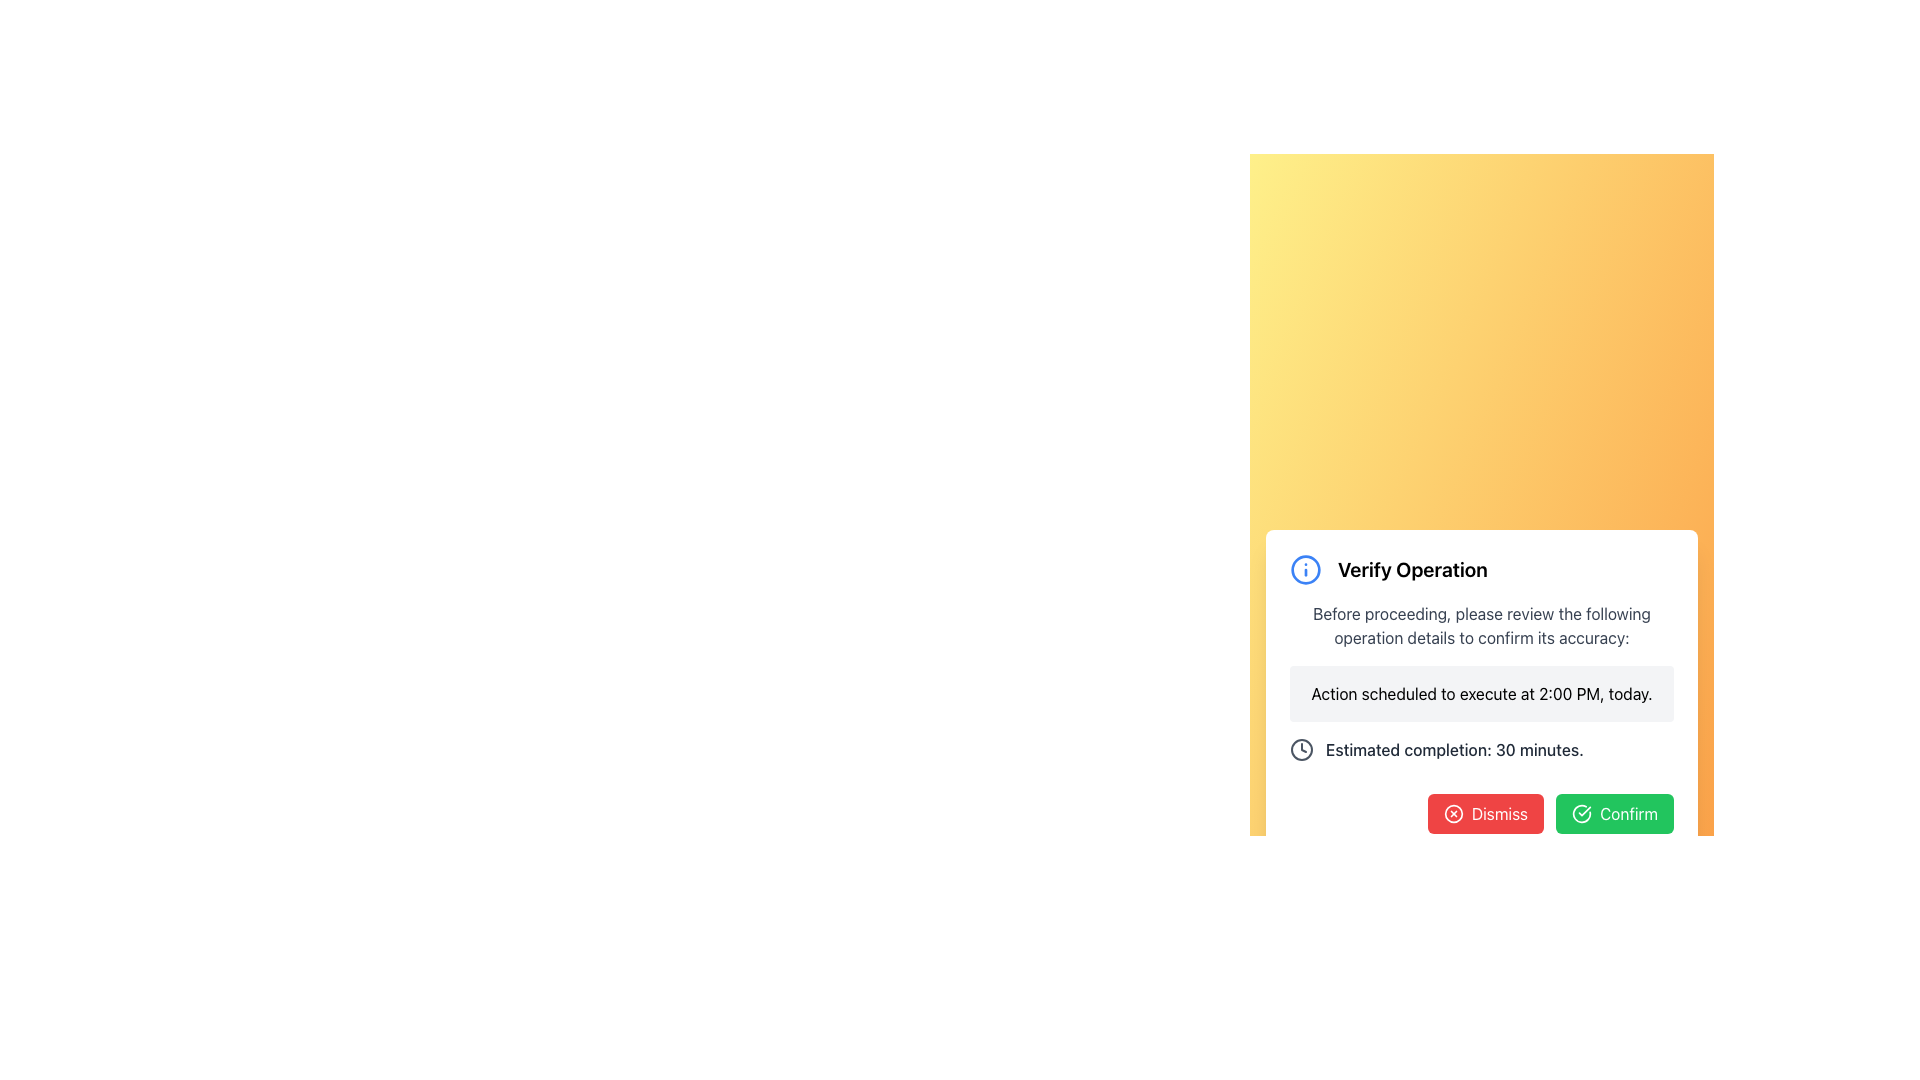 This screenshot has height=1080, width=1920. I want to click on the confirmation icon located within the 'Confirm' button at the bottom-right of the dialog box, positioned to the left of the 'Confirm' text, so click(1581, 813).